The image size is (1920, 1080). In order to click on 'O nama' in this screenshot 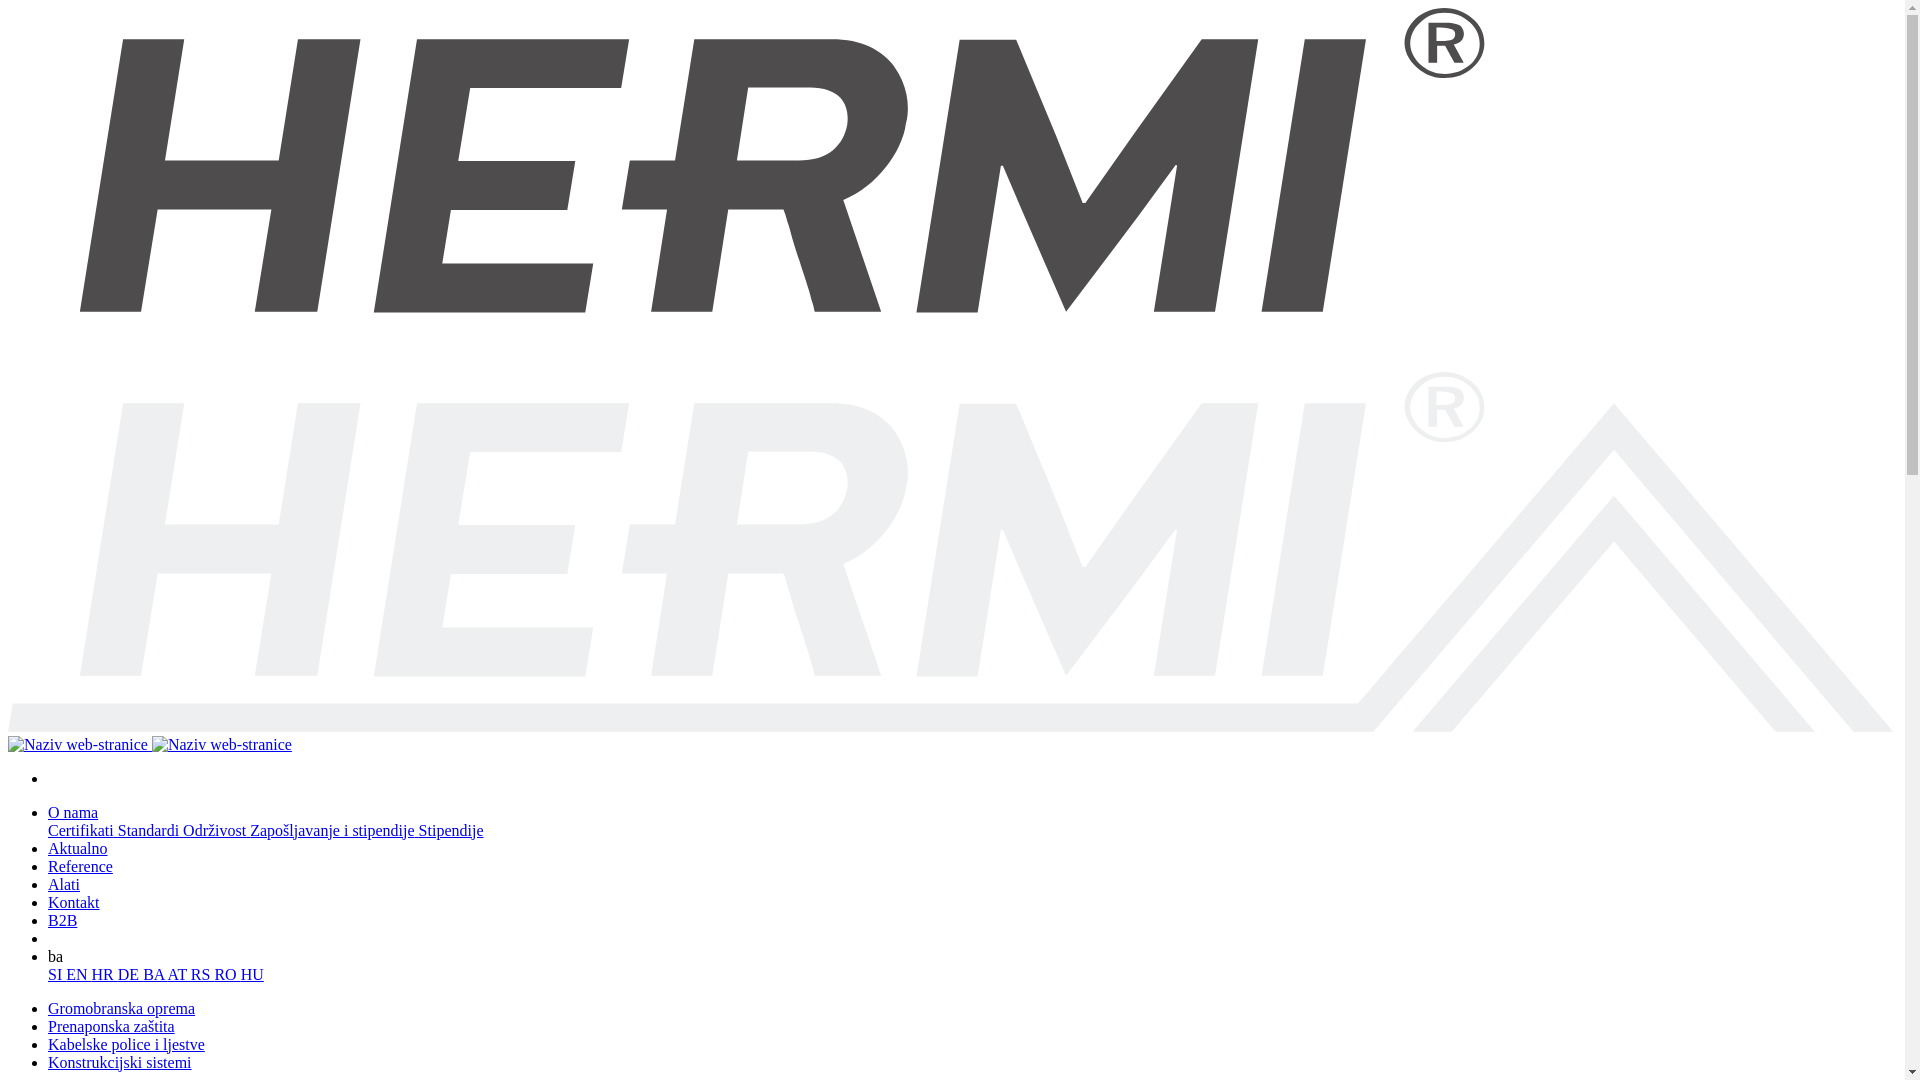, I will do `click(72, 812)`.